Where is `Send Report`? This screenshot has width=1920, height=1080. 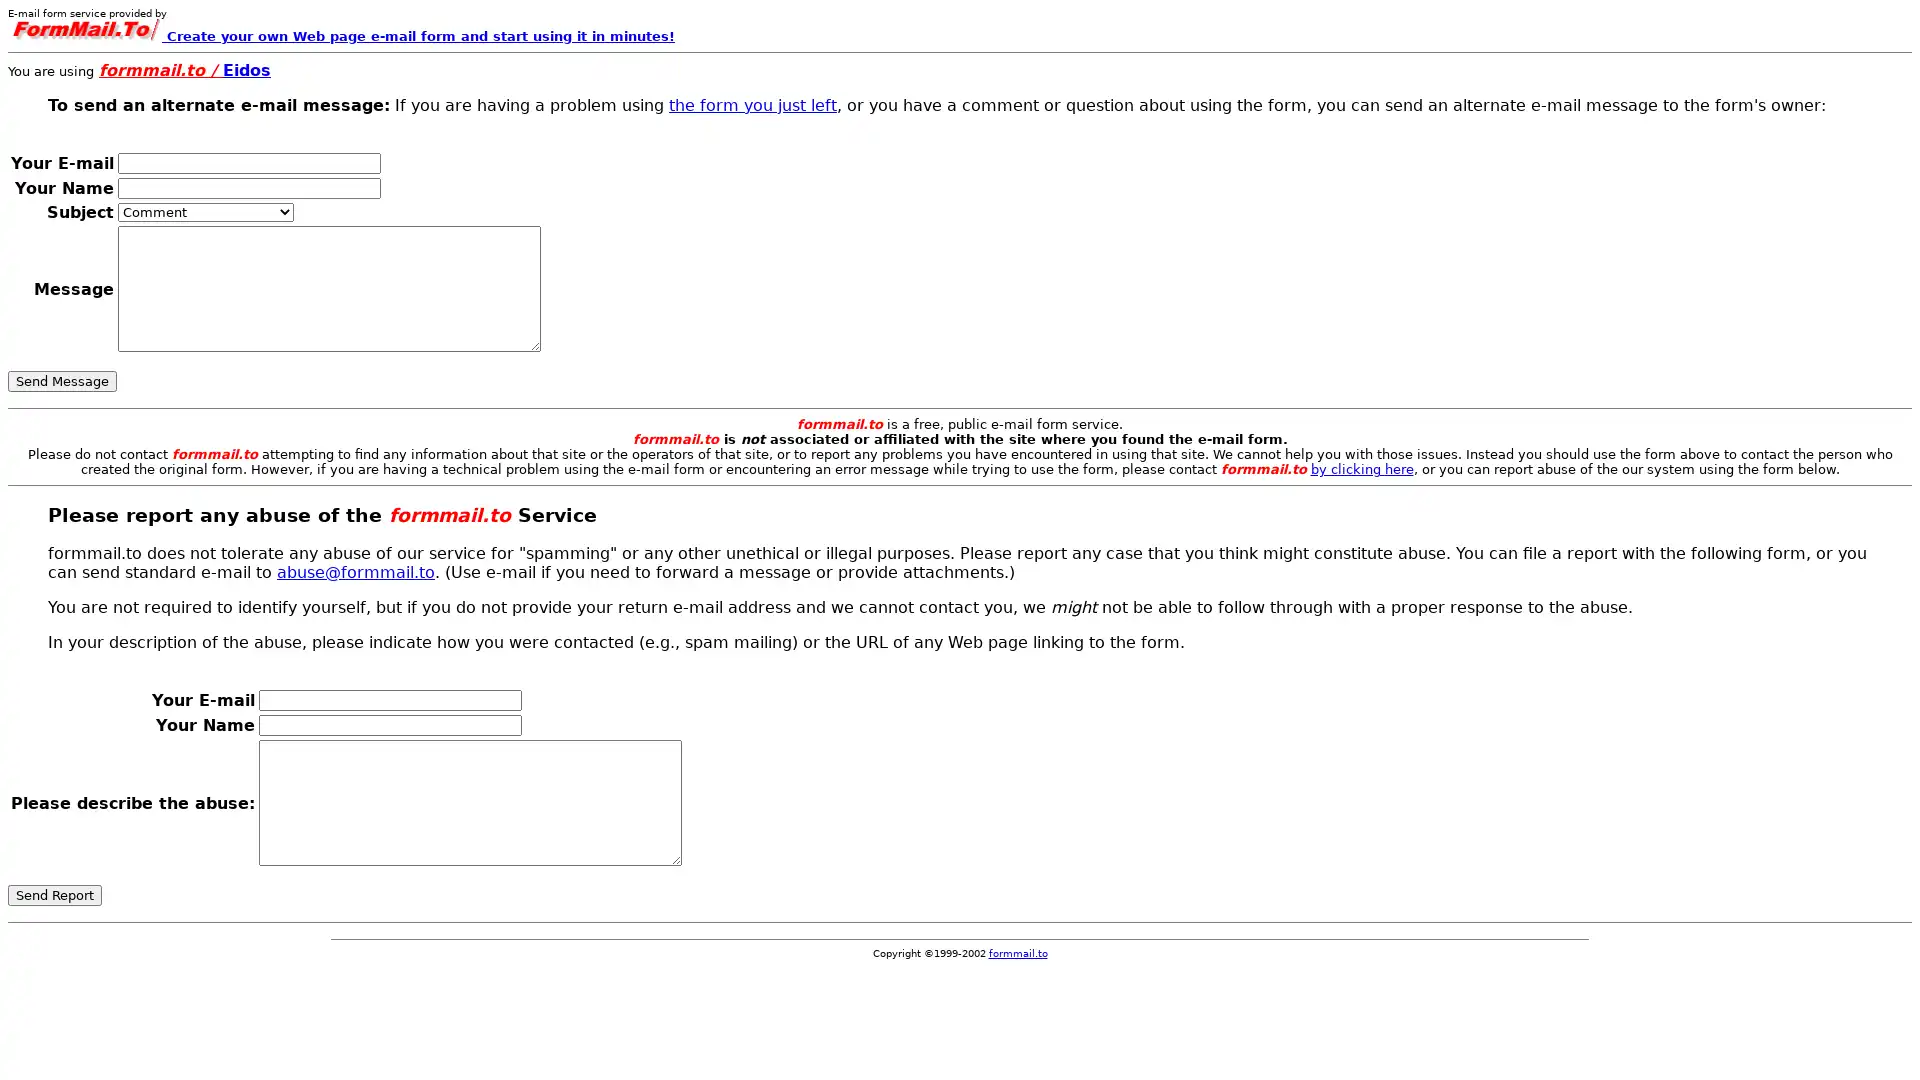
Send Report is located at coordinates (54, 894).